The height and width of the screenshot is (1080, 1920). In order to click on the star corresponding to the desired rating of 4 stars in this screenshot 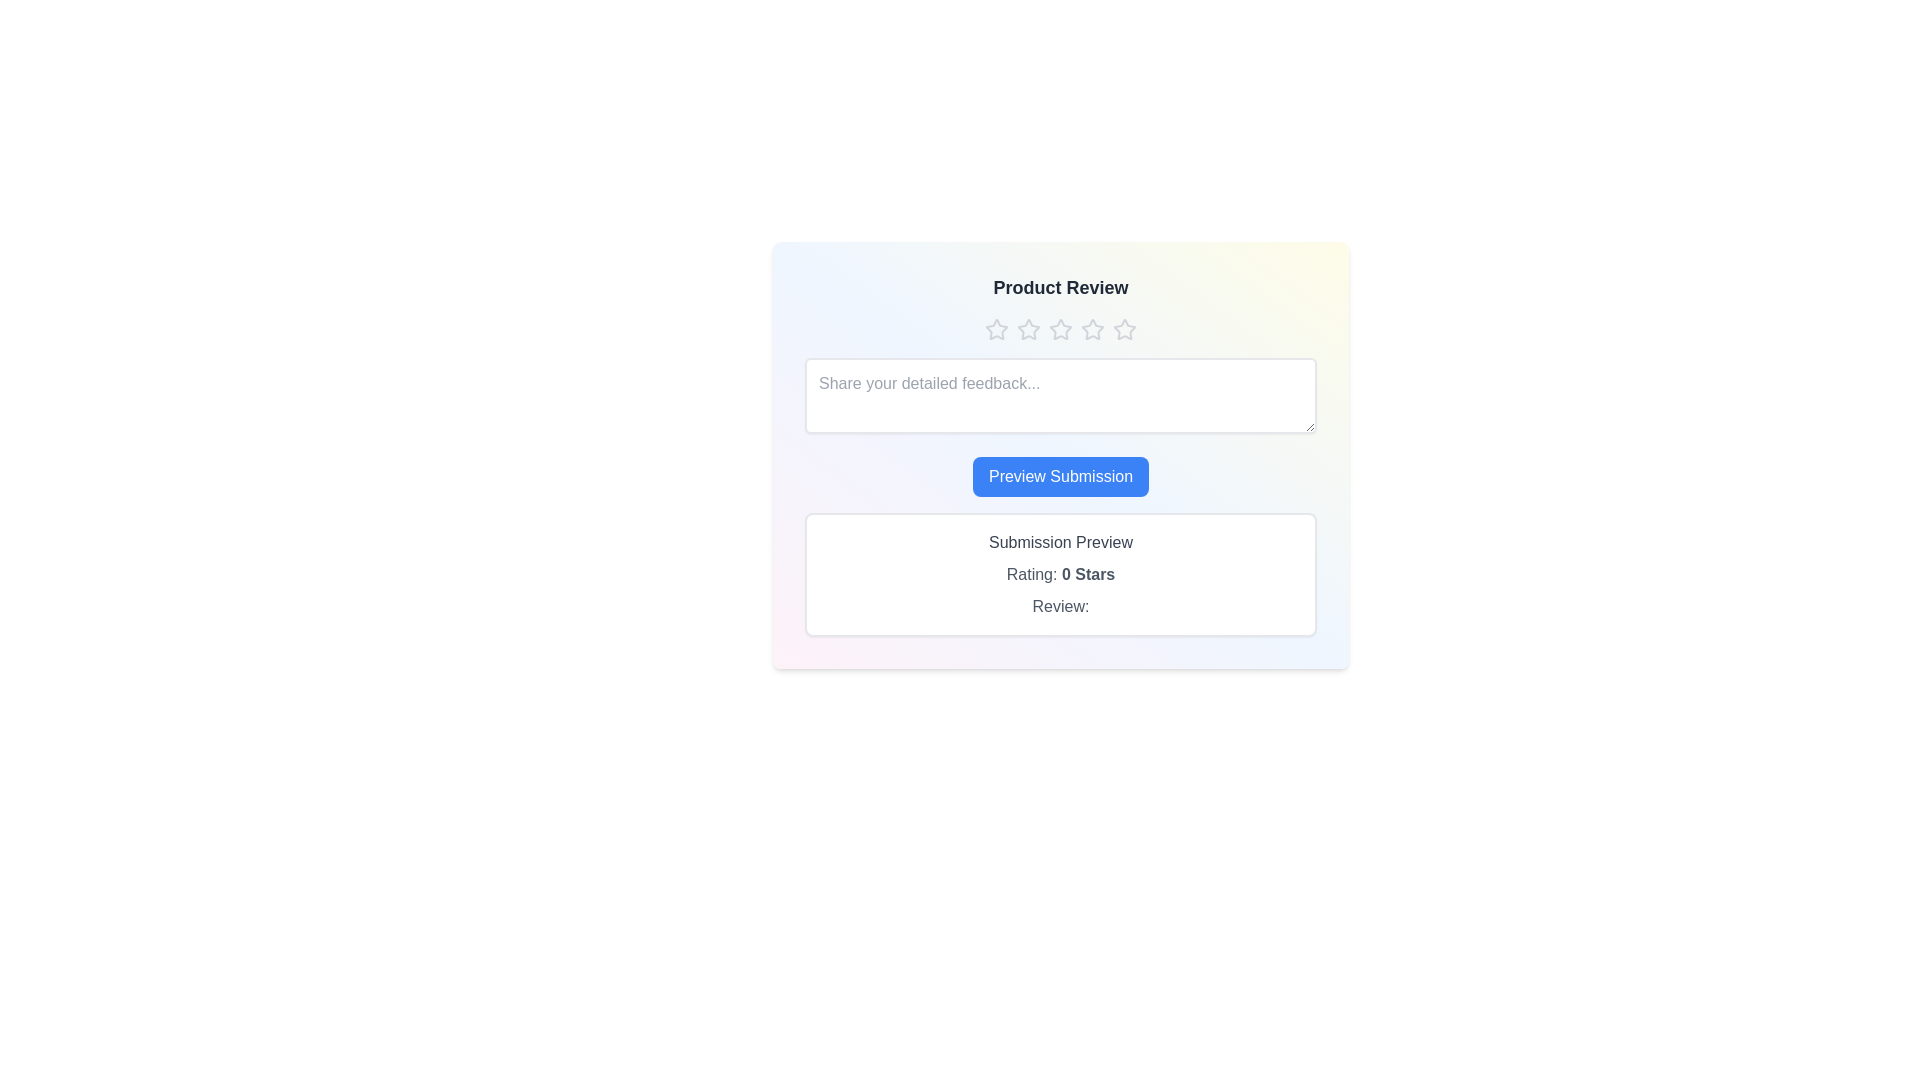, I will do `click(1092, 329)`.